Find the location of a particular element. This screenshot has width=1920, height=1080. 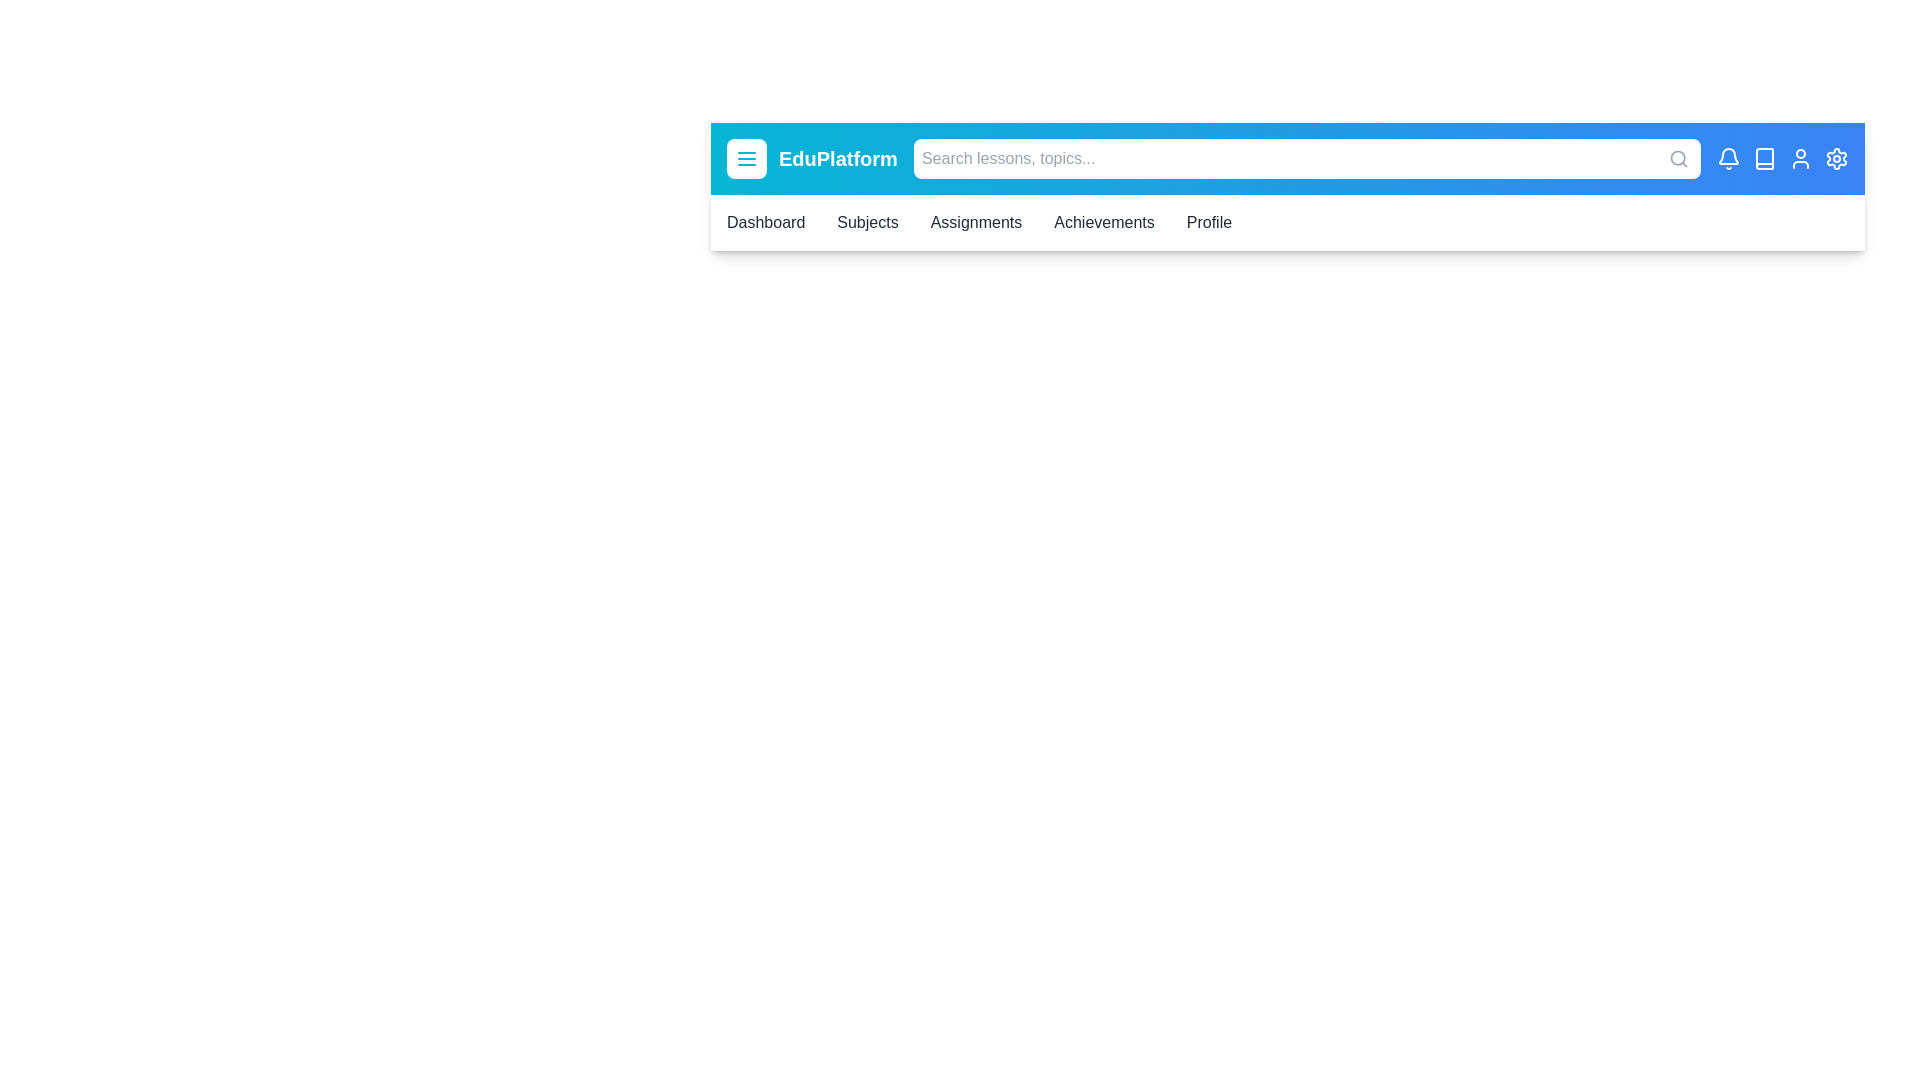

the menu button to toggle the navigation menu is located at coordinates (746, 157).